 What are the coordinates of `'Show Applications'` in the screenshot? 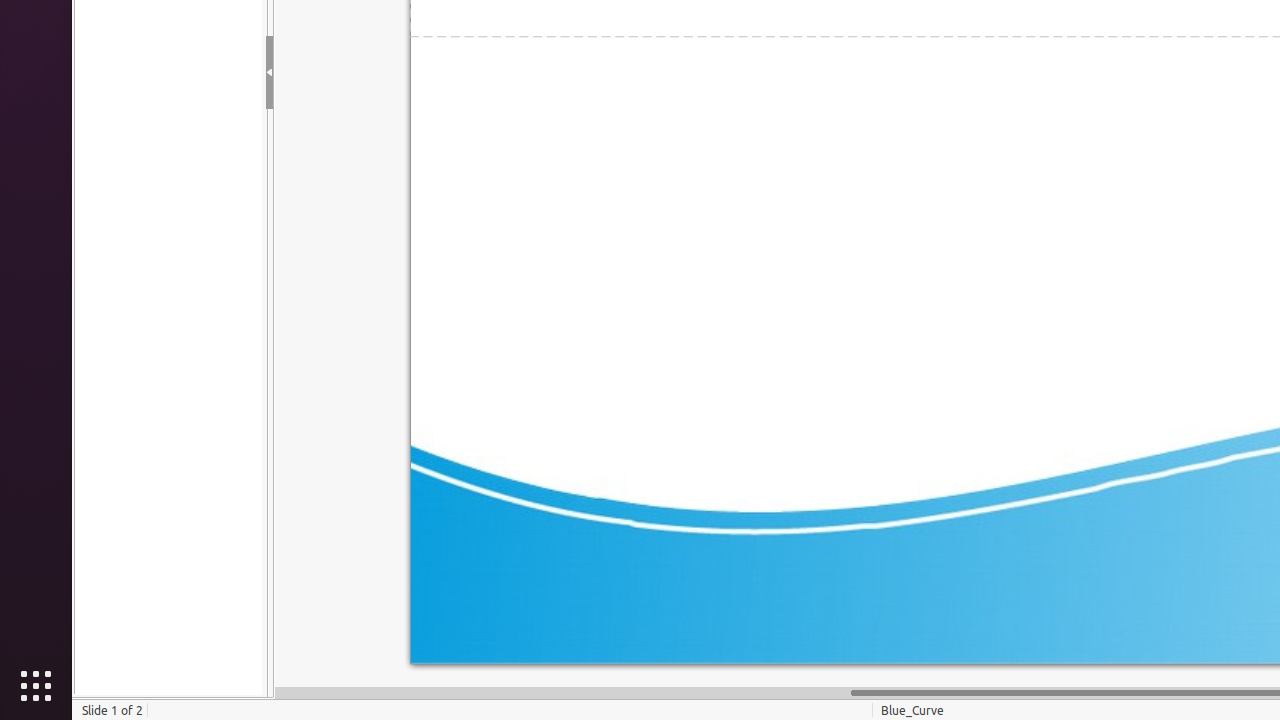 It's located at (35, 685).